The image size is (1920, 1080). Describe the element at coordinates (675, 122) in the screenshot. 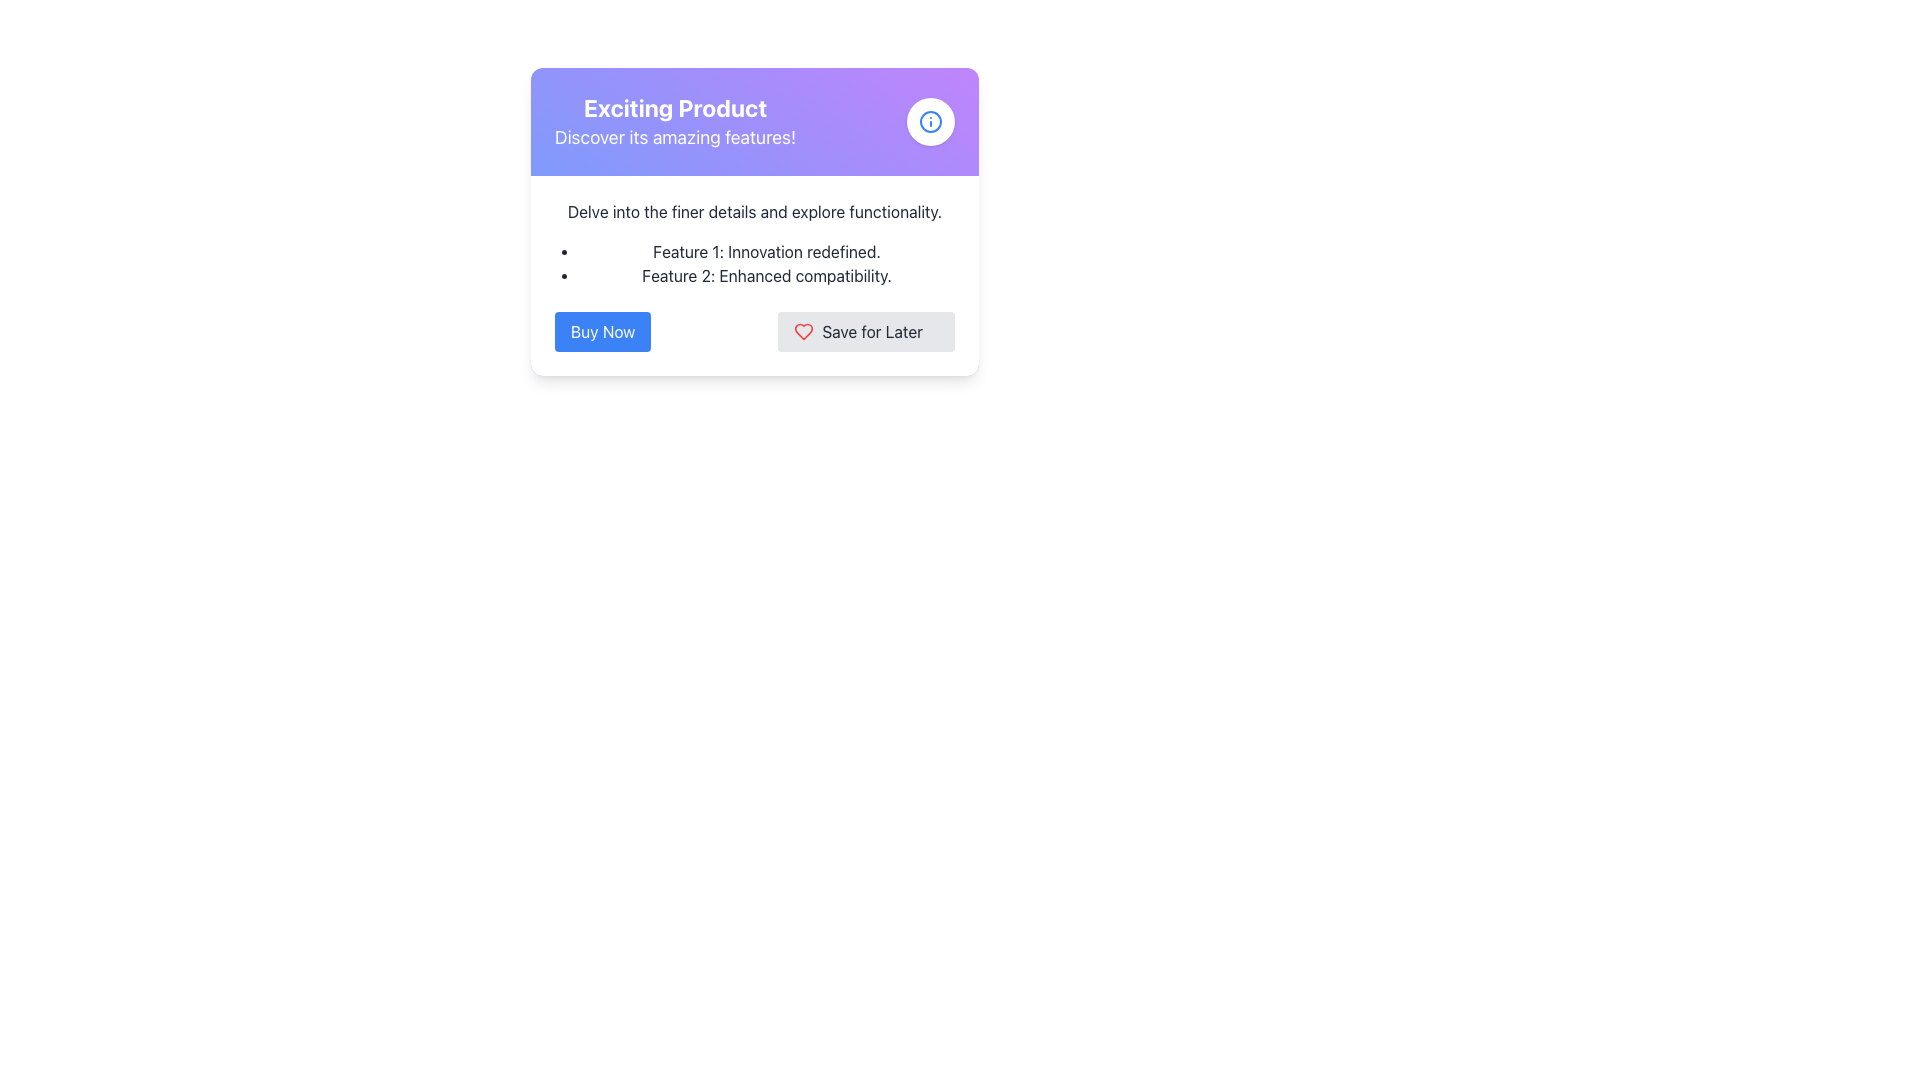

I see `text displayed in the top-left corner of the card interface, which includes 'Exciting Product' and 'Discover its amazing features!' on a purple background` at that location.